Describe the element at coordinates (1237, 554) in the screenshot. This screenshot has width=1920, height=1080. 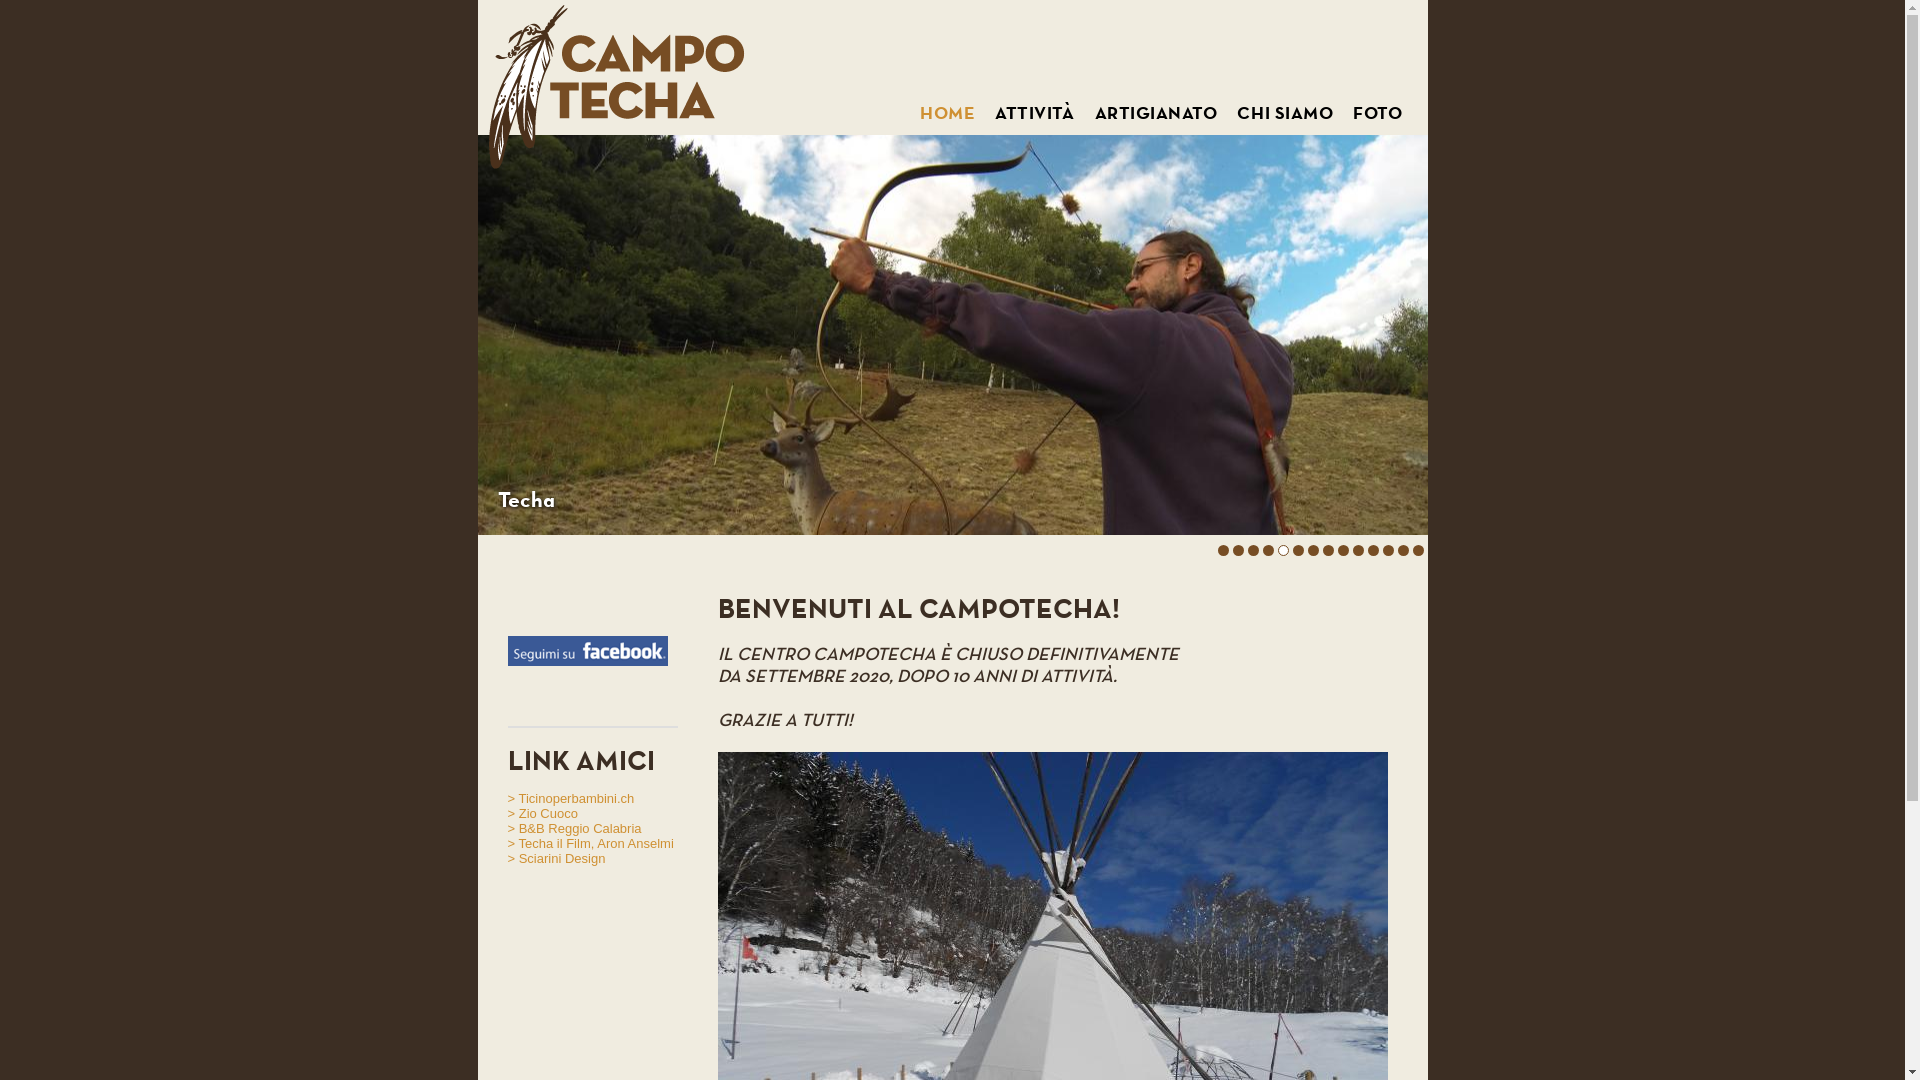
I see `'2'` at that location.